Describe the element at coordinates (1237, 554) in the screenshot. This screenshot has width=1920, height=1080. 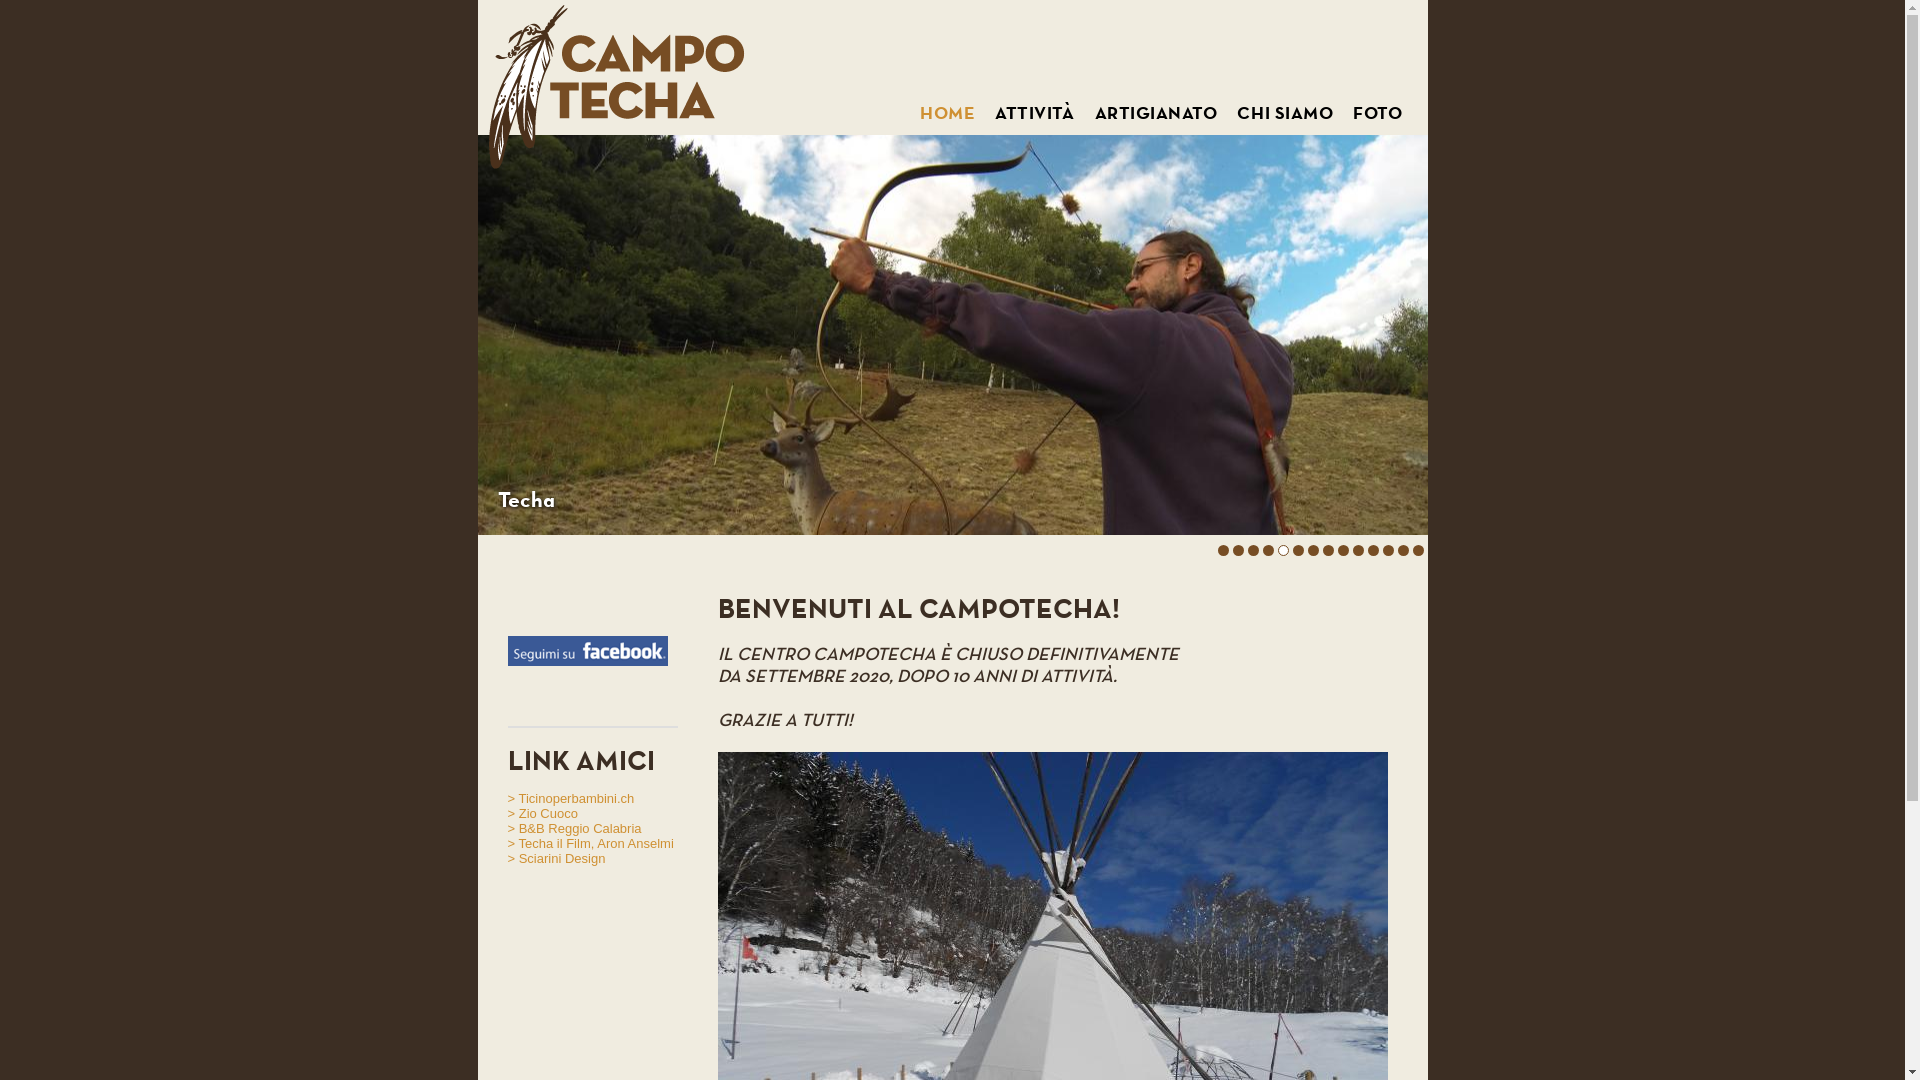
I see `'2'` at that location.